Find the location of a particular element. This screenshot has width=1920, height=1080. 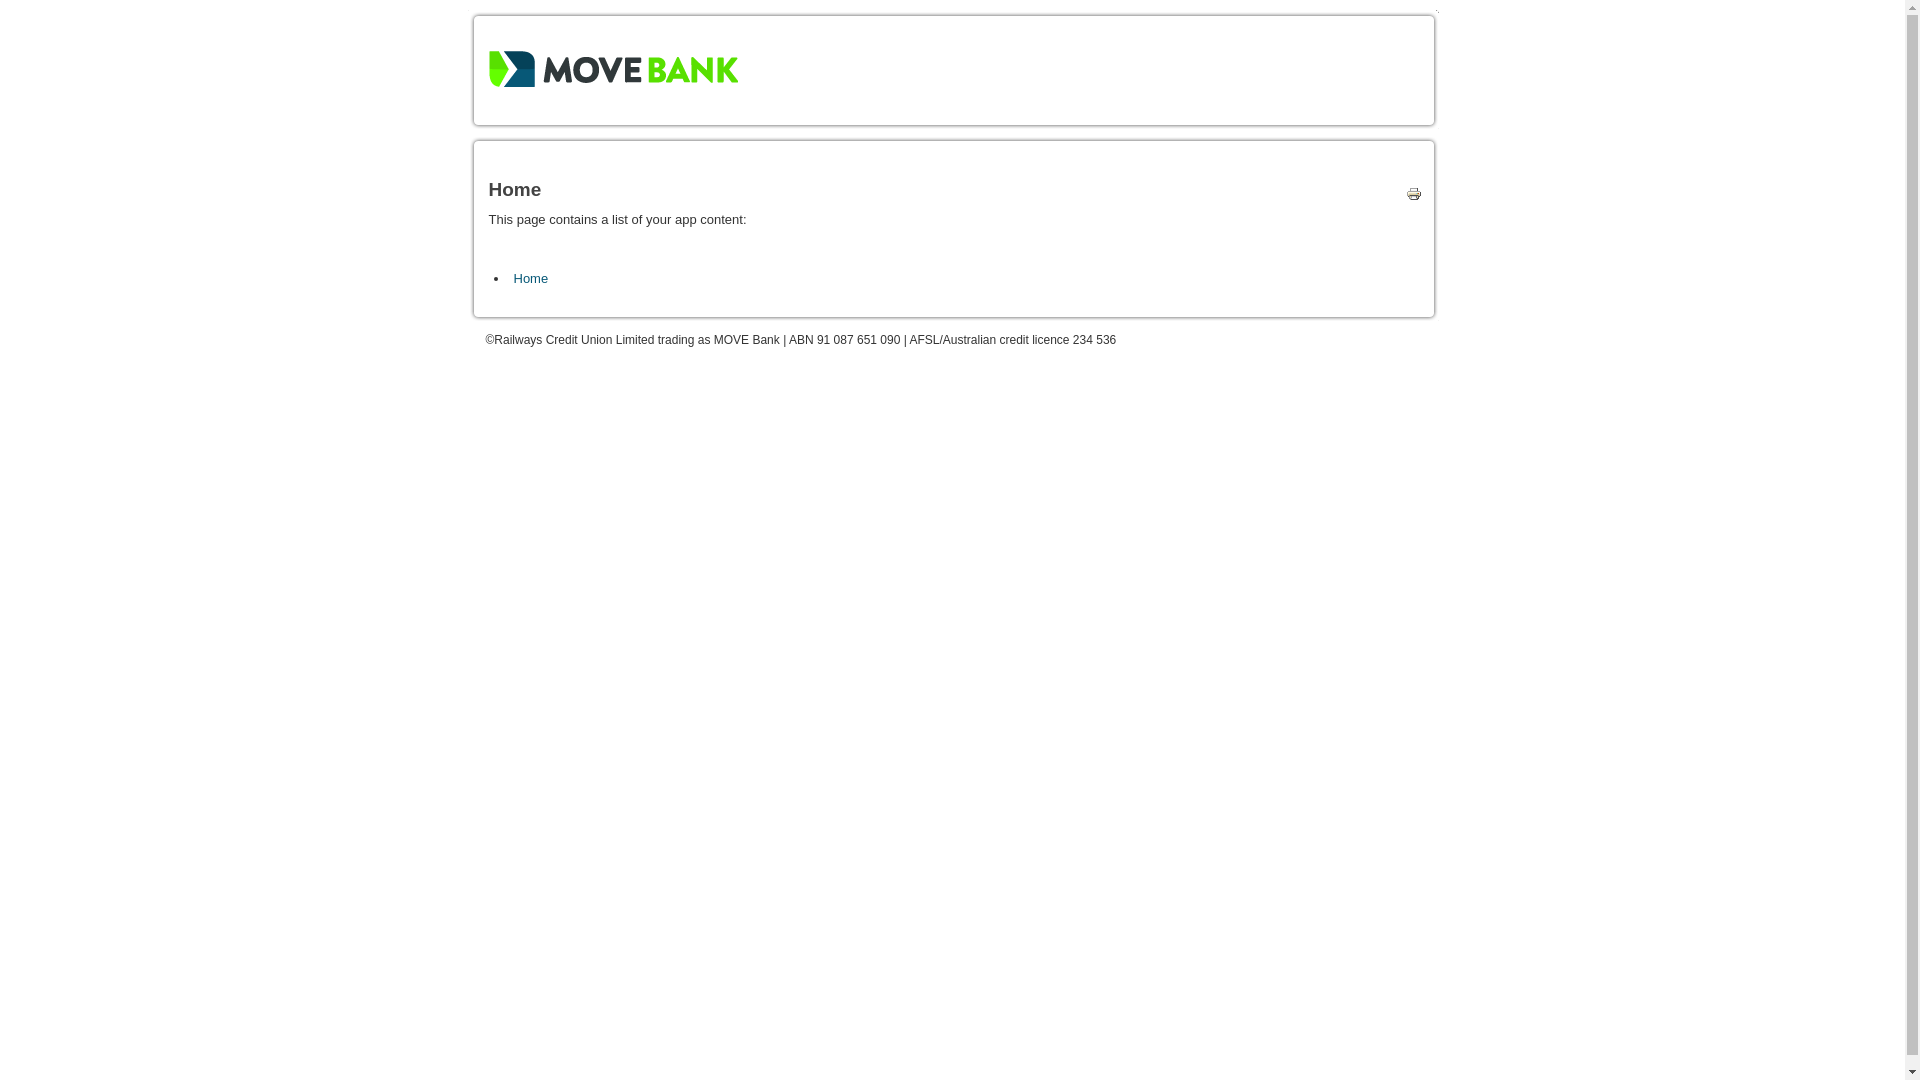

'Print' is located at coordinates (1408, 197).